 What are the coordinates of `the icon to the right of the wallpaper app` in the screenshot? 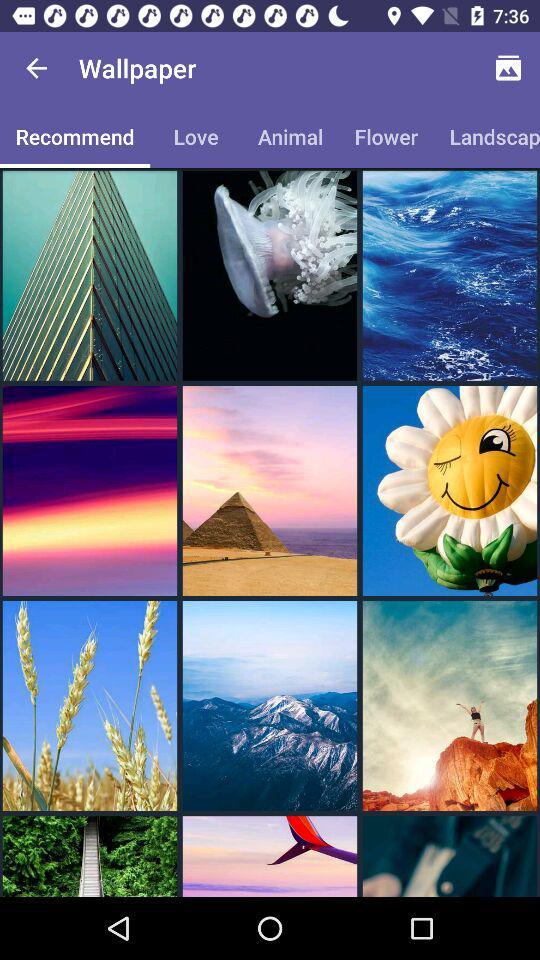 It's located at (508, 68).